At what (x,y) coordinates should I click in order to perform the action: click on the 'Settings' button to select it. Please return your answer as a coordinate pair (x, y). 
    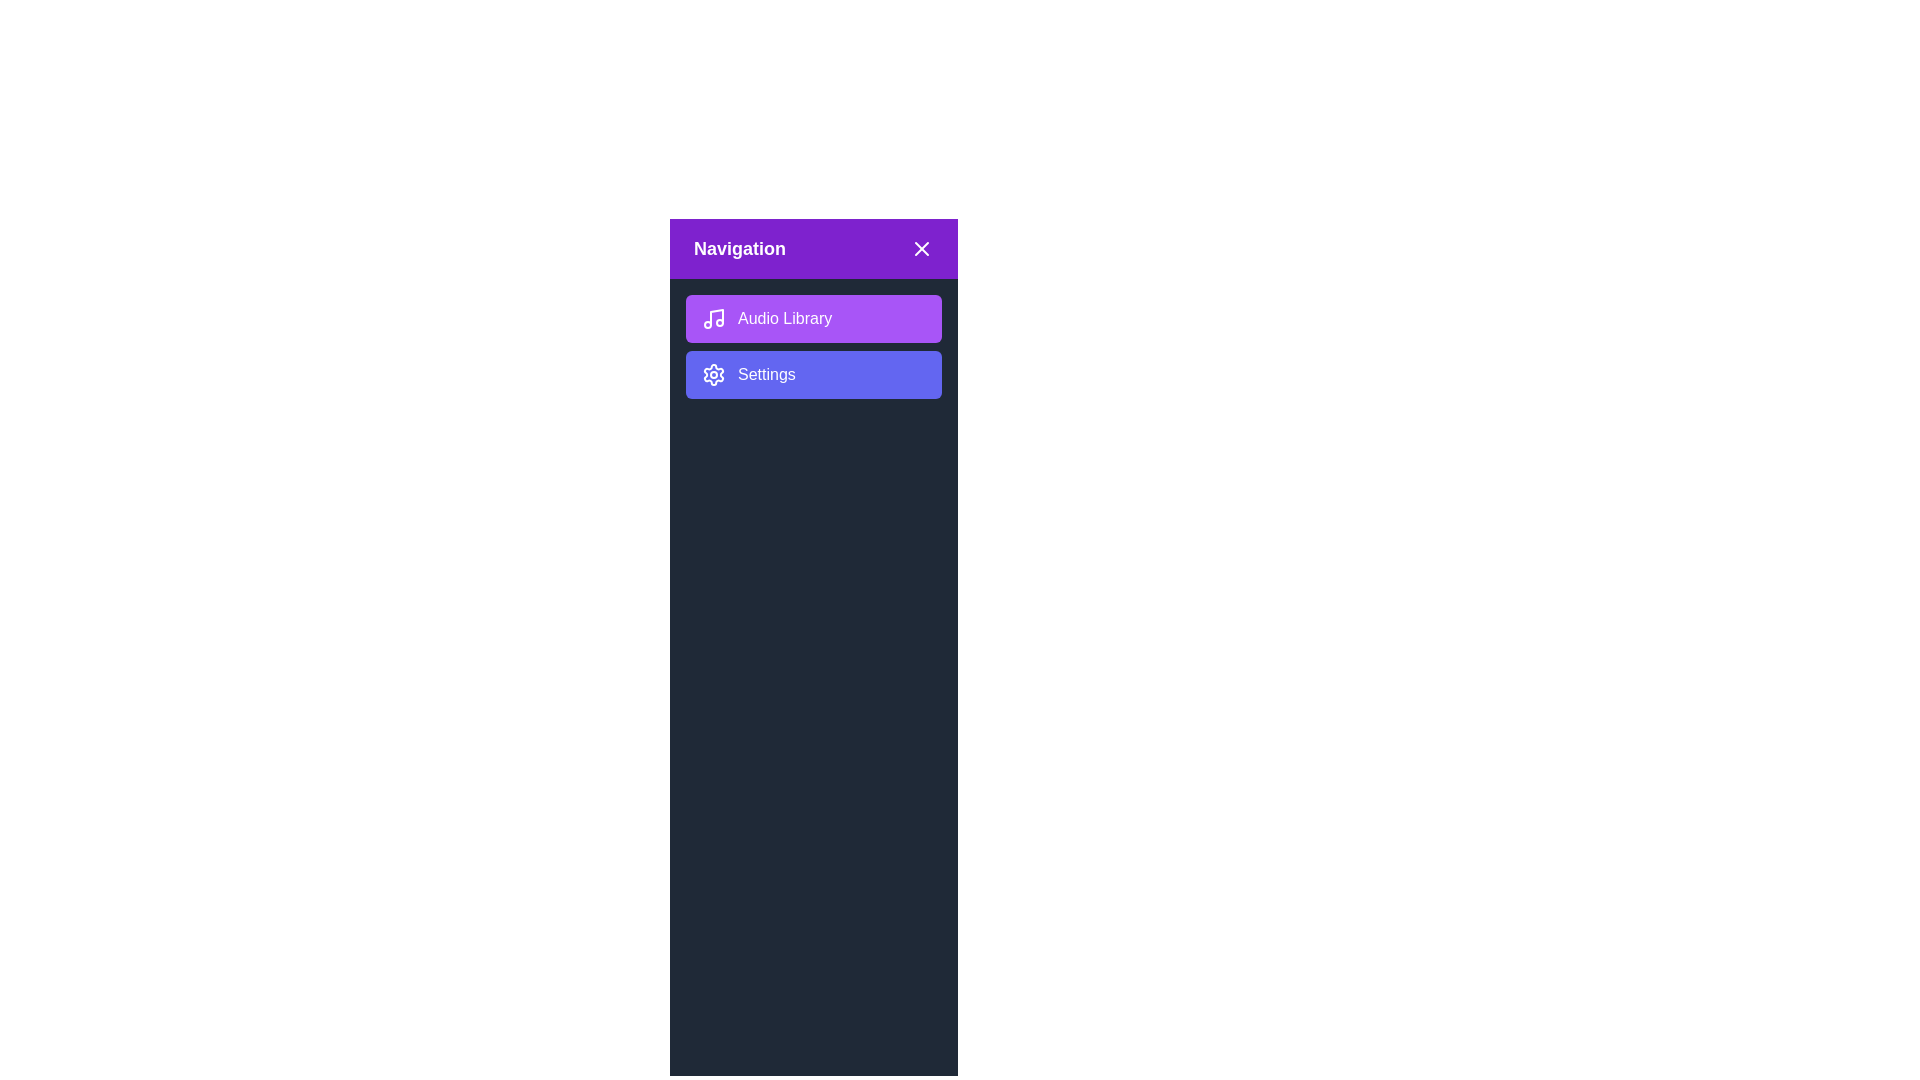
    Looking at the image, I should click on (814, 374).